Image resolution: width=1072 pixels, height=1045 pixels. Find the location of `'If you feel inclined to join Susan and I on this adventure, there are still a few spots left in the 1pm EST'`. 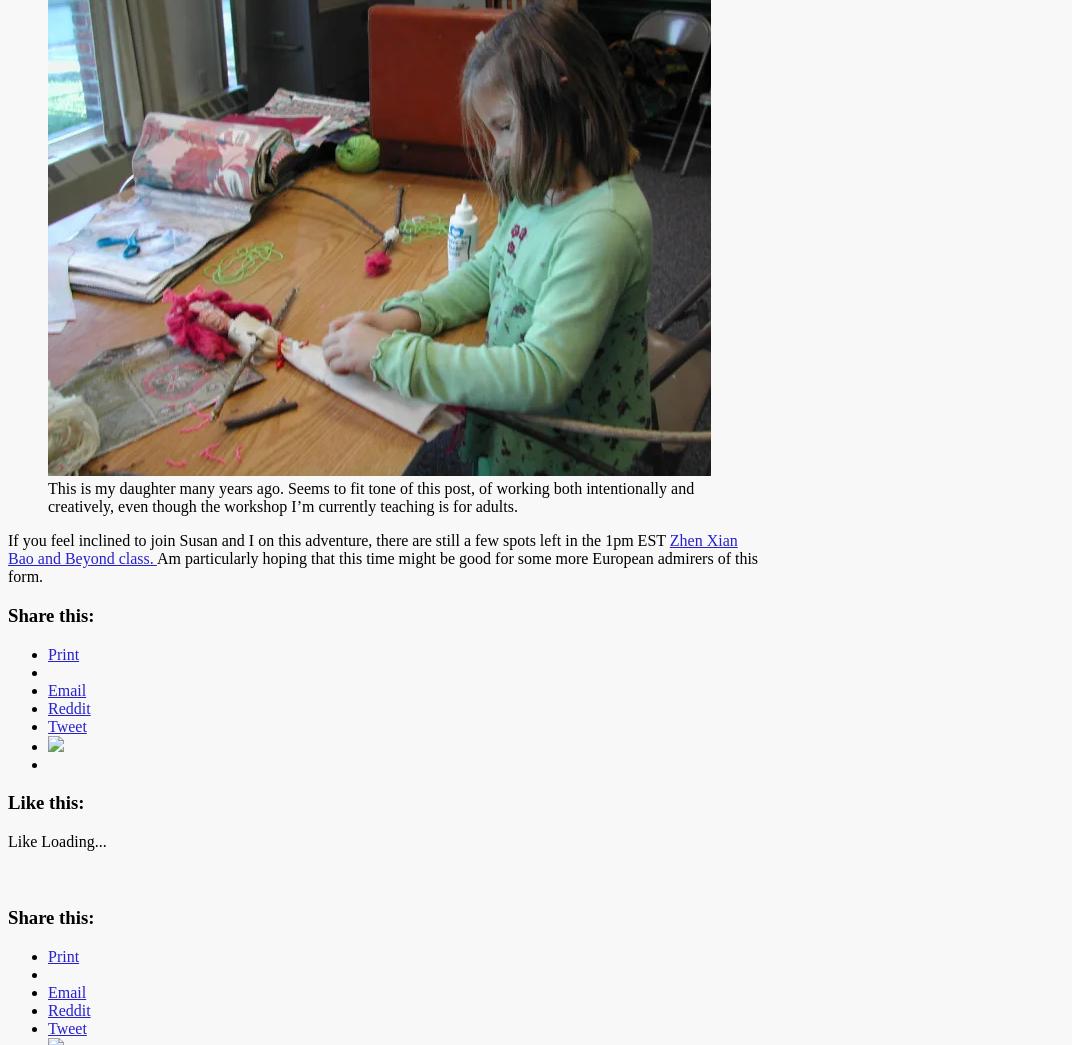

'If you feel inclined to join Susan and I on this adventure, there are still a few spots left in the 1pm EST' is located at coordinates (338, 540).